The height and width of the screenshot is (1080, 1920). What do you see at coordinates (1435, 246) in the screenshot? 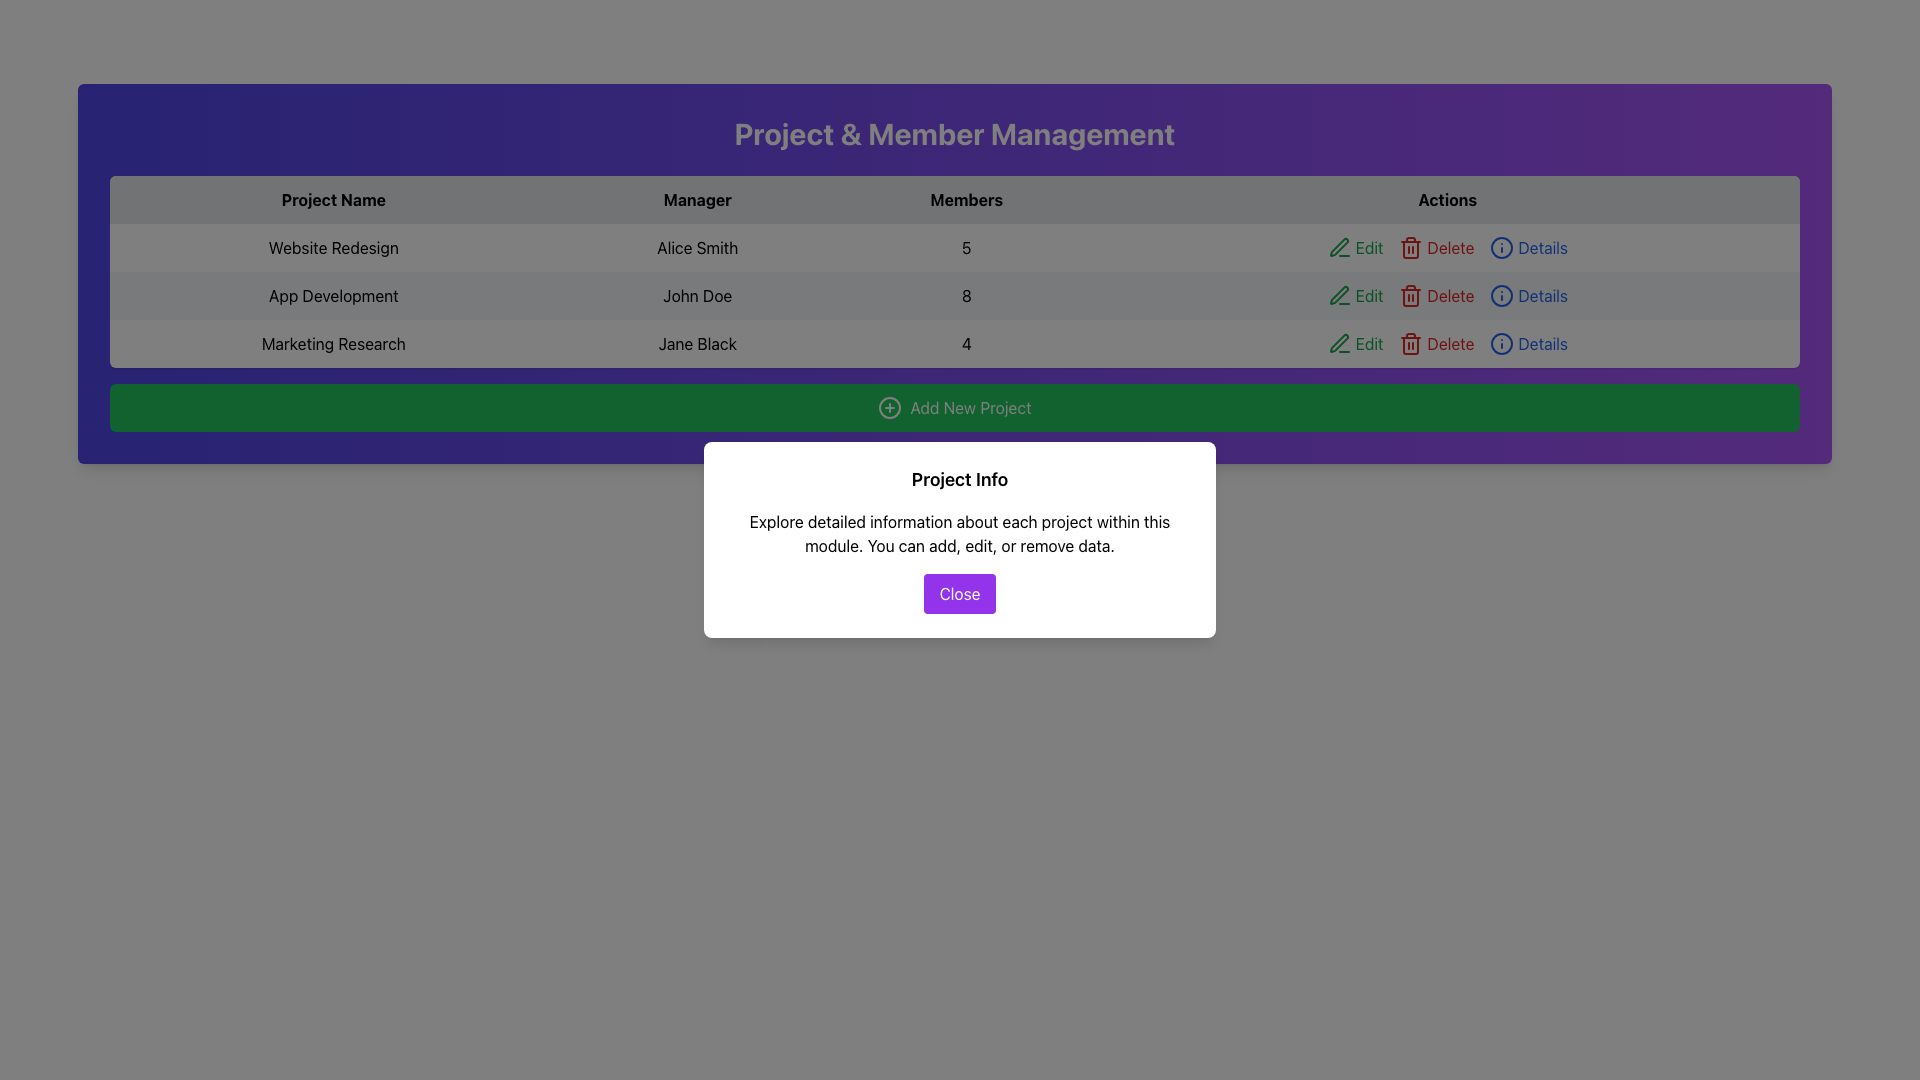
I see `the 'Delete' action button located in the 'Actions' column of the table, positioned between the 'Edit' and 'Details' buttons, to observe the style change` at bounding box center [1435, 246].